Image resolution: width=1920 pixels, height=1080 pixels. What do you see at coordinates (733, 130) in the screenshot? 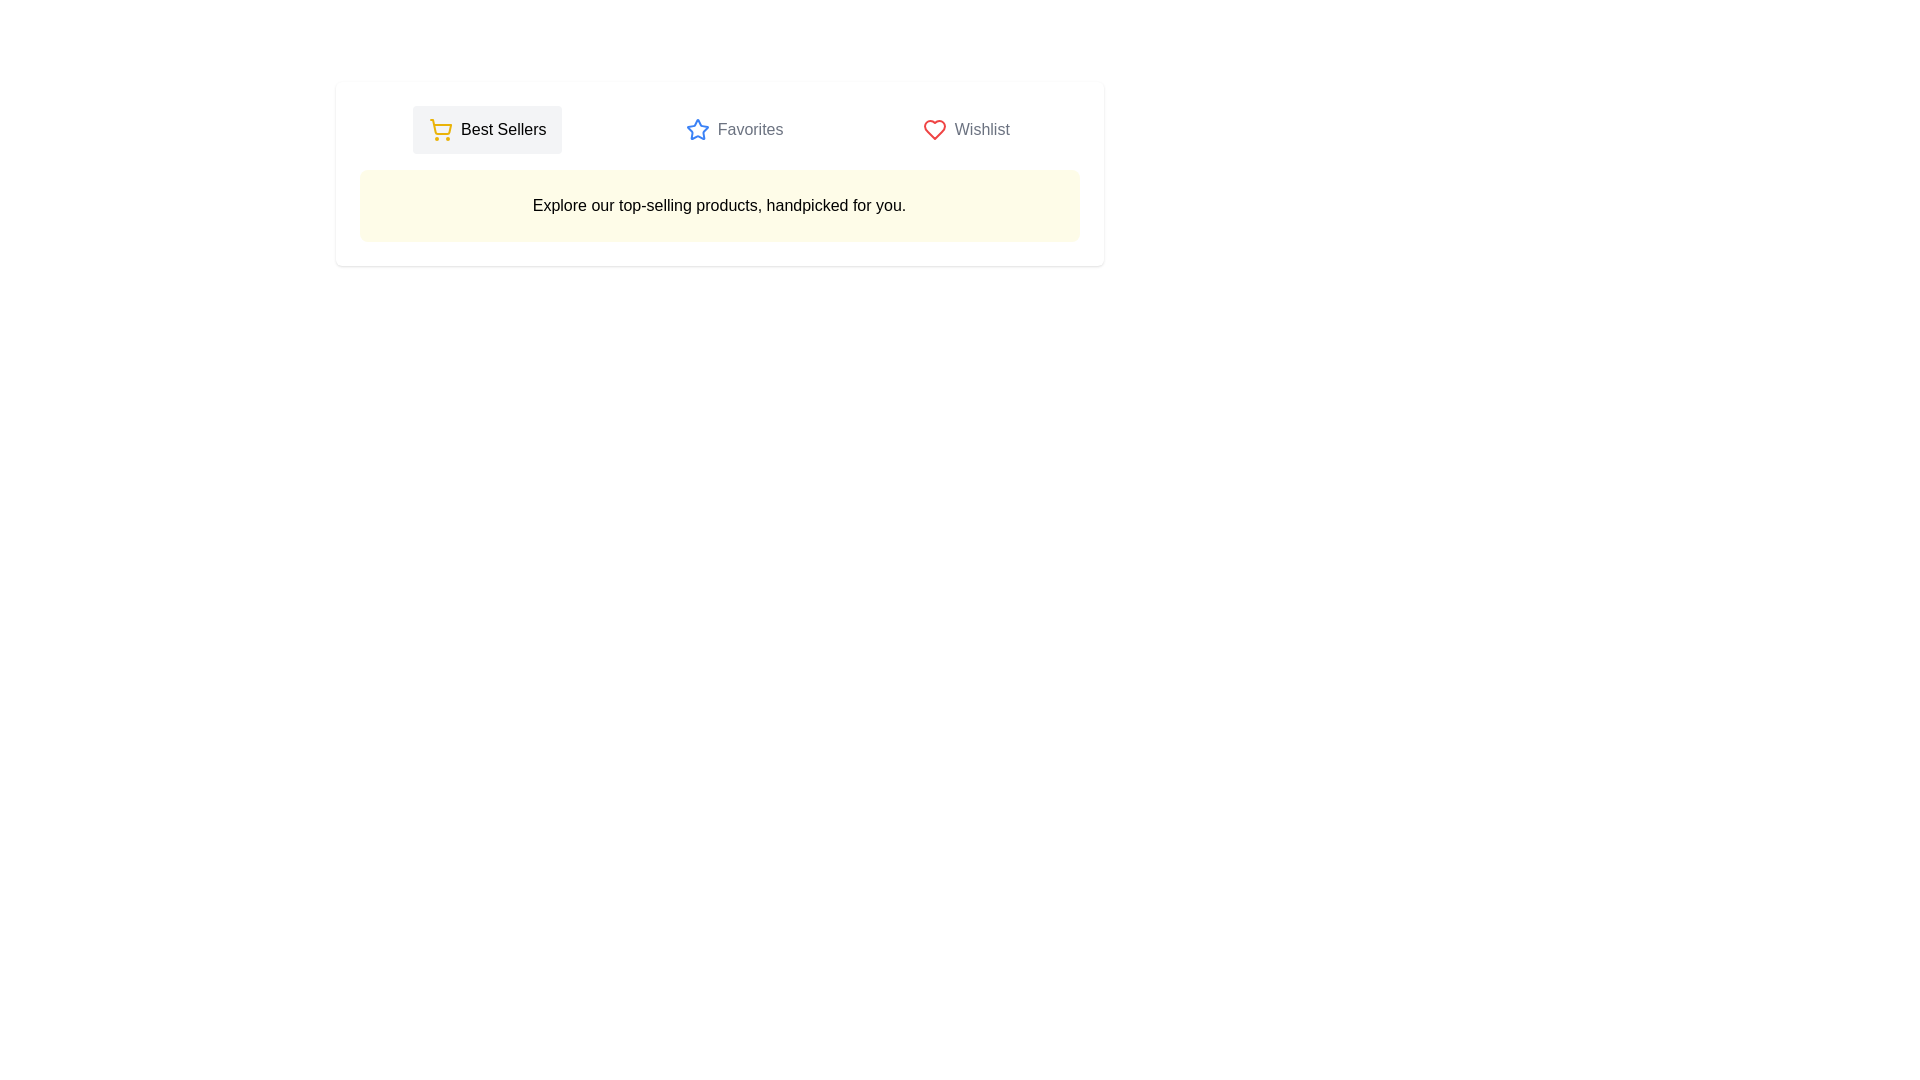
I see `the 'Favorites' tab` at bounding box center [733, 130].